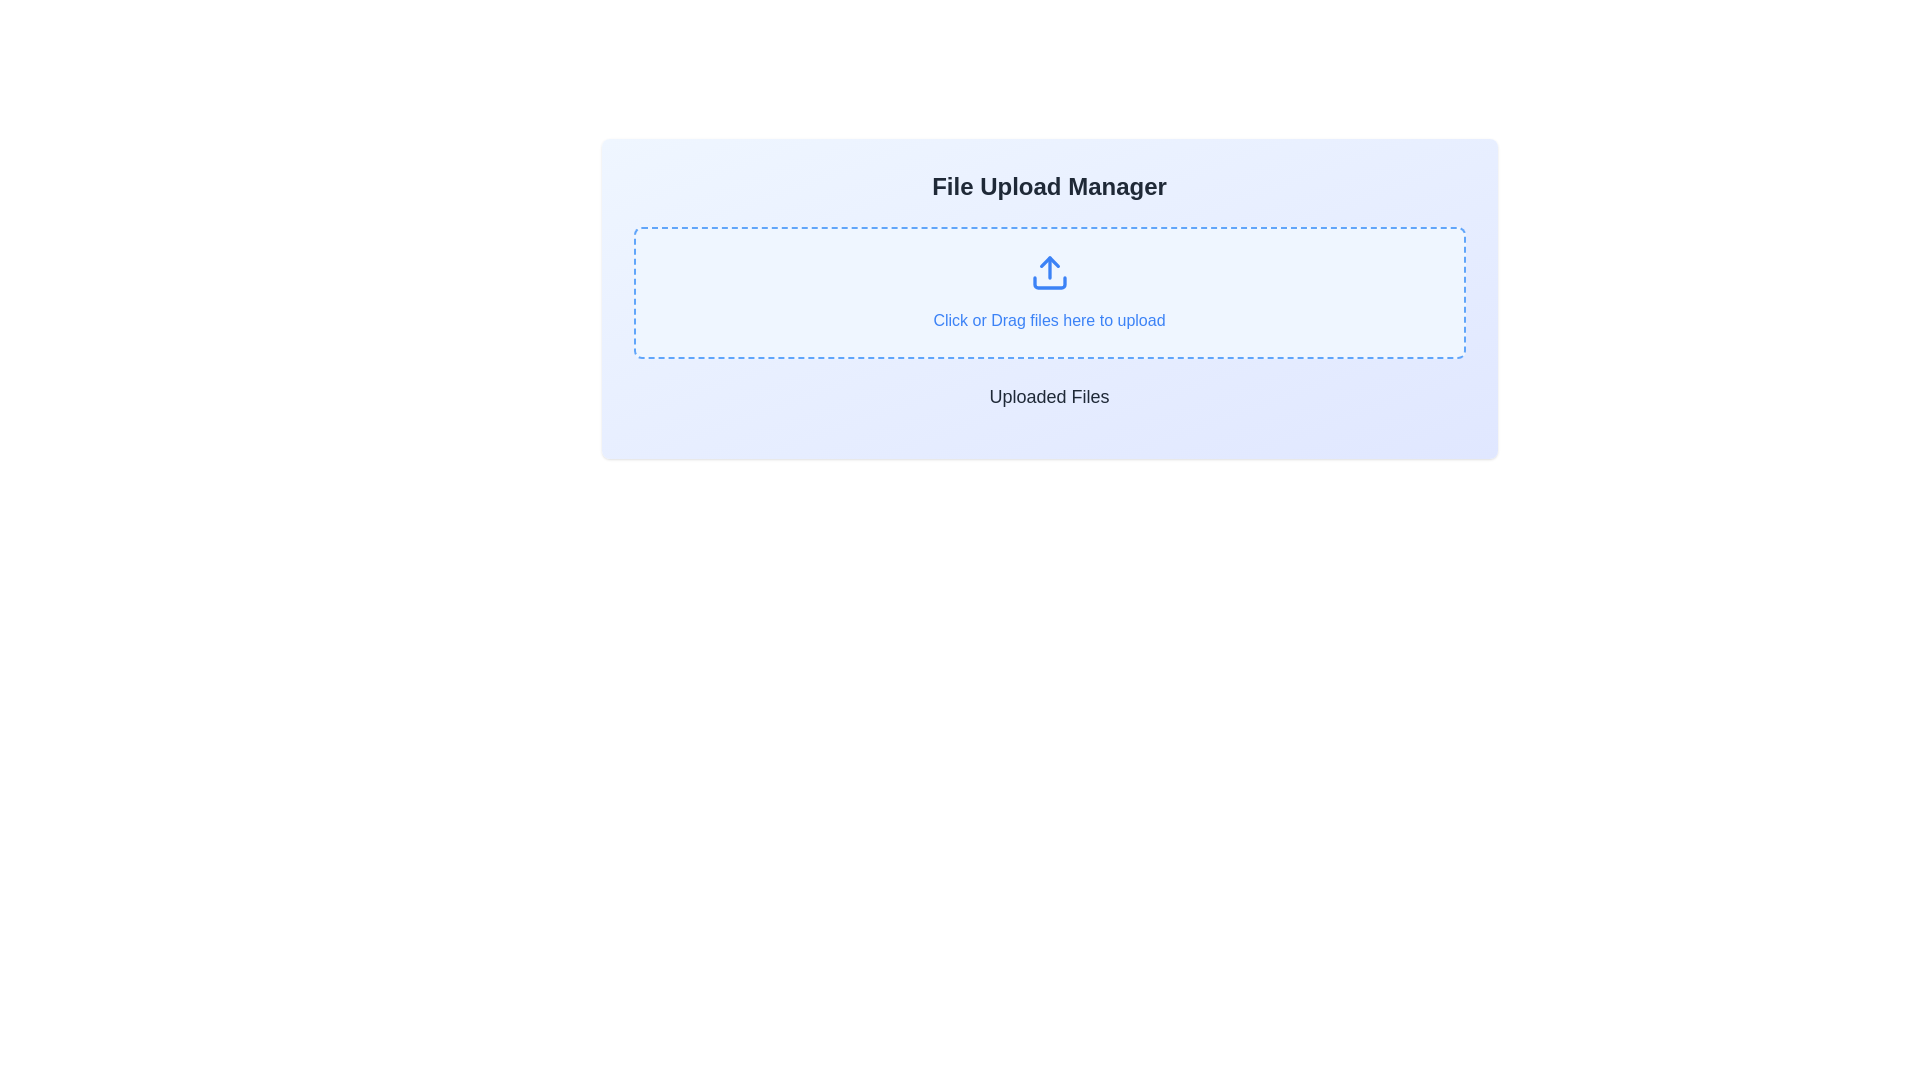 The width and height of the screenshot is (1920, 1080). Describe the element at coordinates (1048, 293) in the screenshot. I see `and drop files onto the centered clickable dropzone interface with a blue dashed border and light blue background, which allows users` at that location.